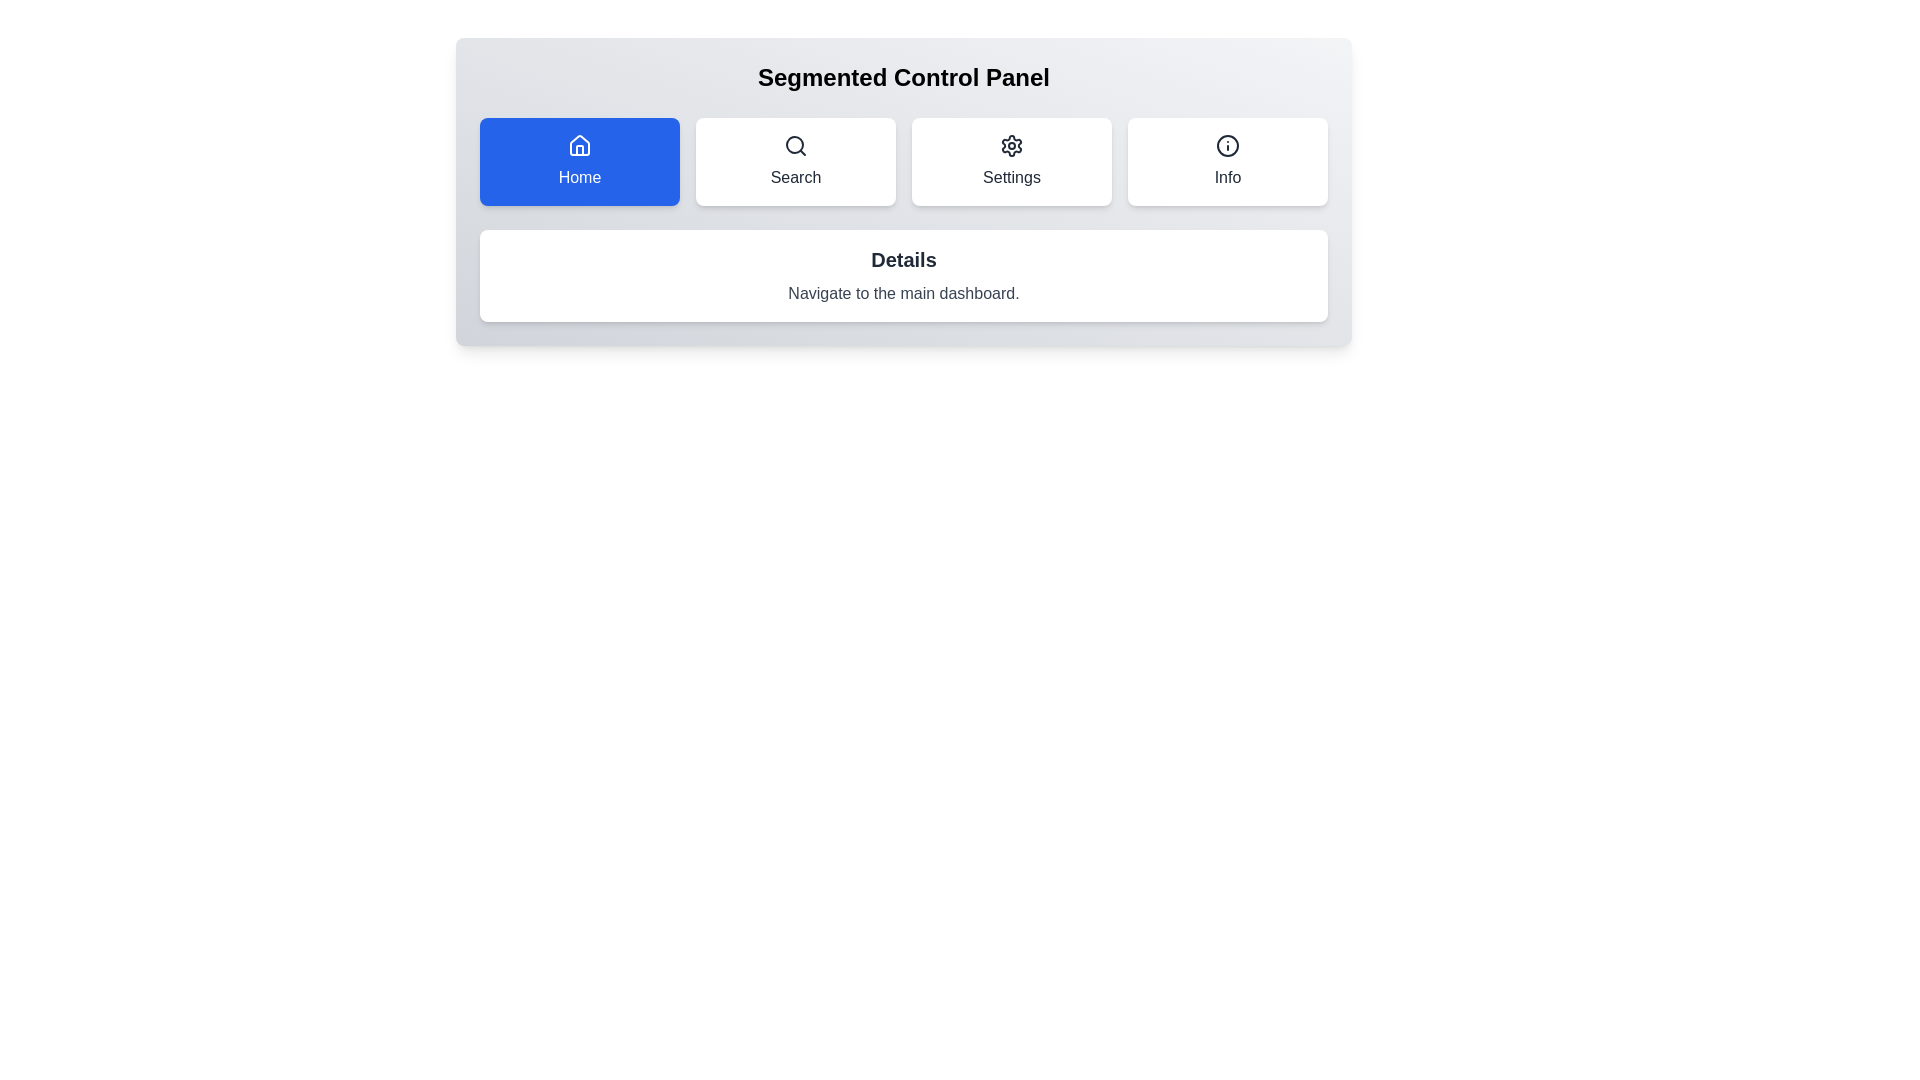 This screenshot has height=1080, width=1920. Describe the element at coordinates (794, 144) in the screenshot. I see `the circle icon of the search magnifier, which is part of the search button located in the horizontal navigation bar below the header 'Segmented Control Panel'` at that location.